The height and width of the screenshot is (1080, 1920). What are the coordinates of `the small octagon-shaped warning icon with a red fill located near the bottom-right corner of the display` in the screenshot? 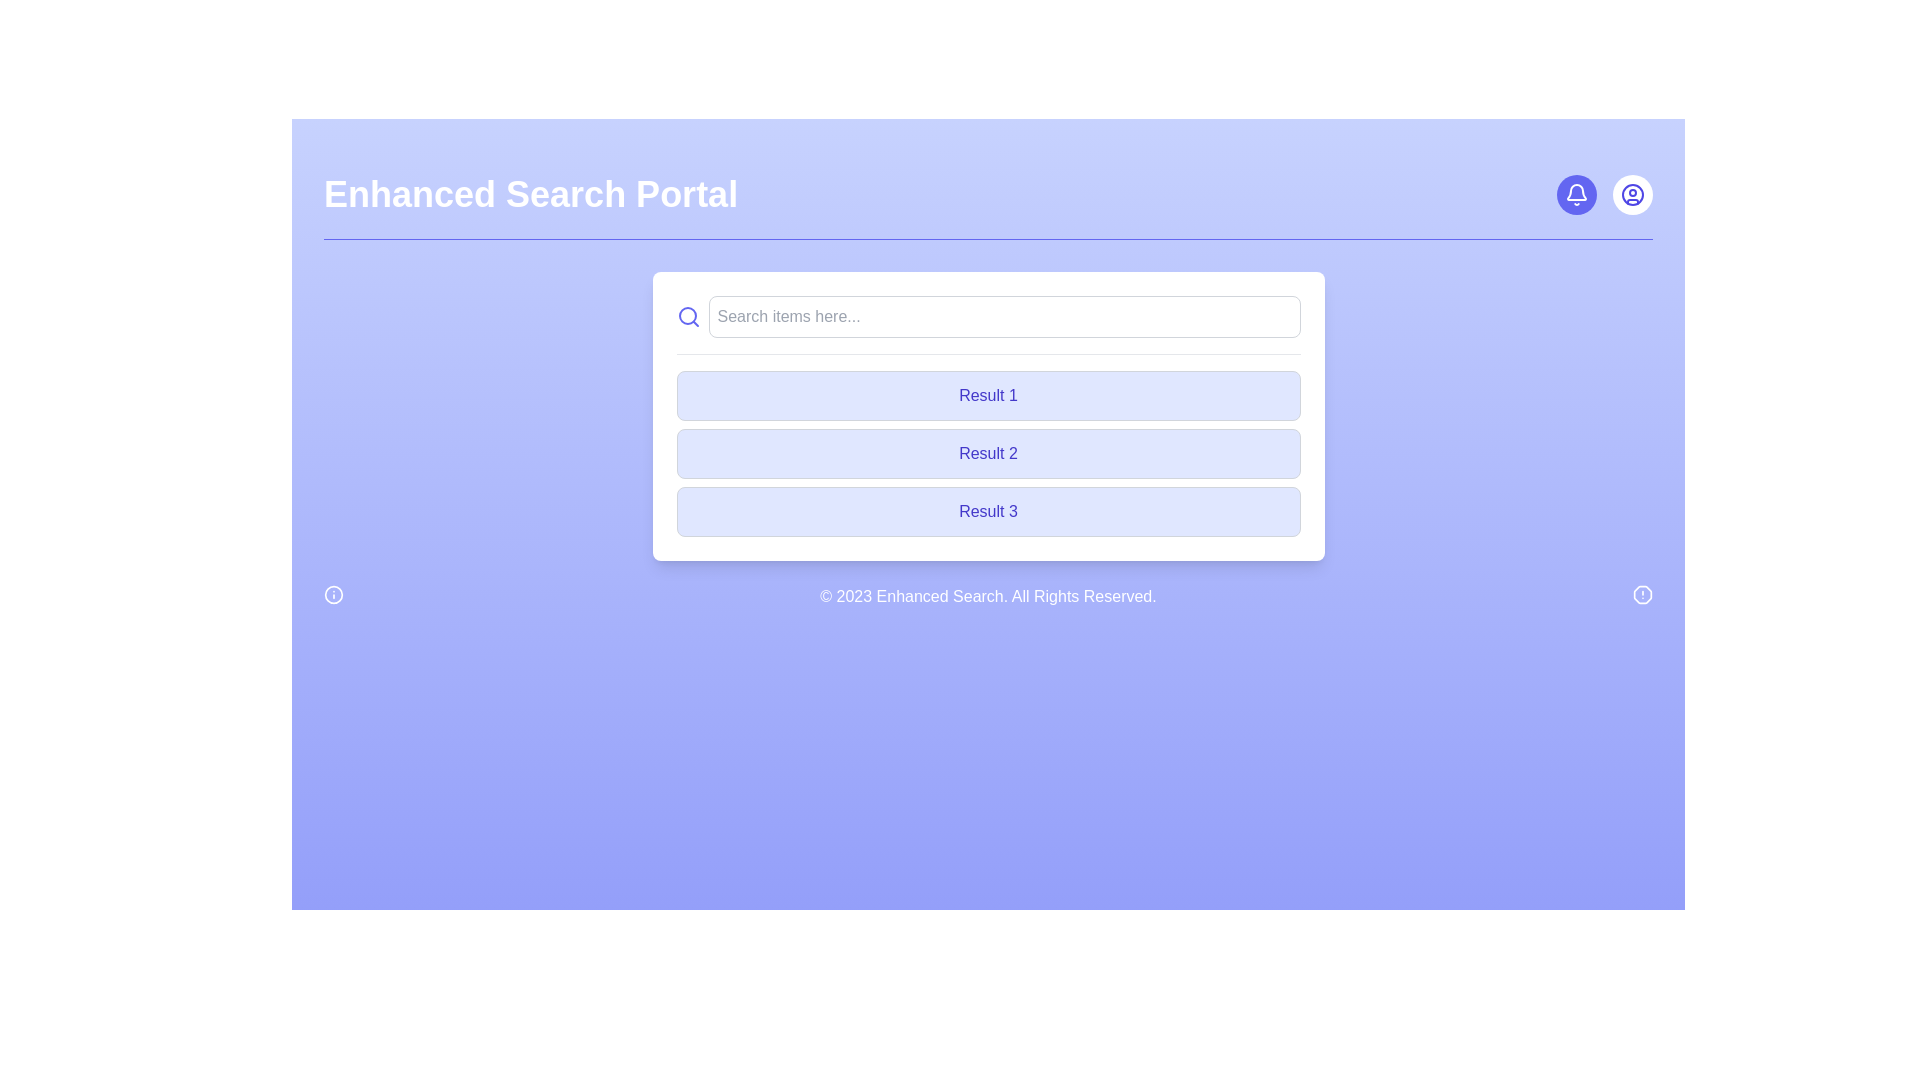 It's located at (1642, 593).